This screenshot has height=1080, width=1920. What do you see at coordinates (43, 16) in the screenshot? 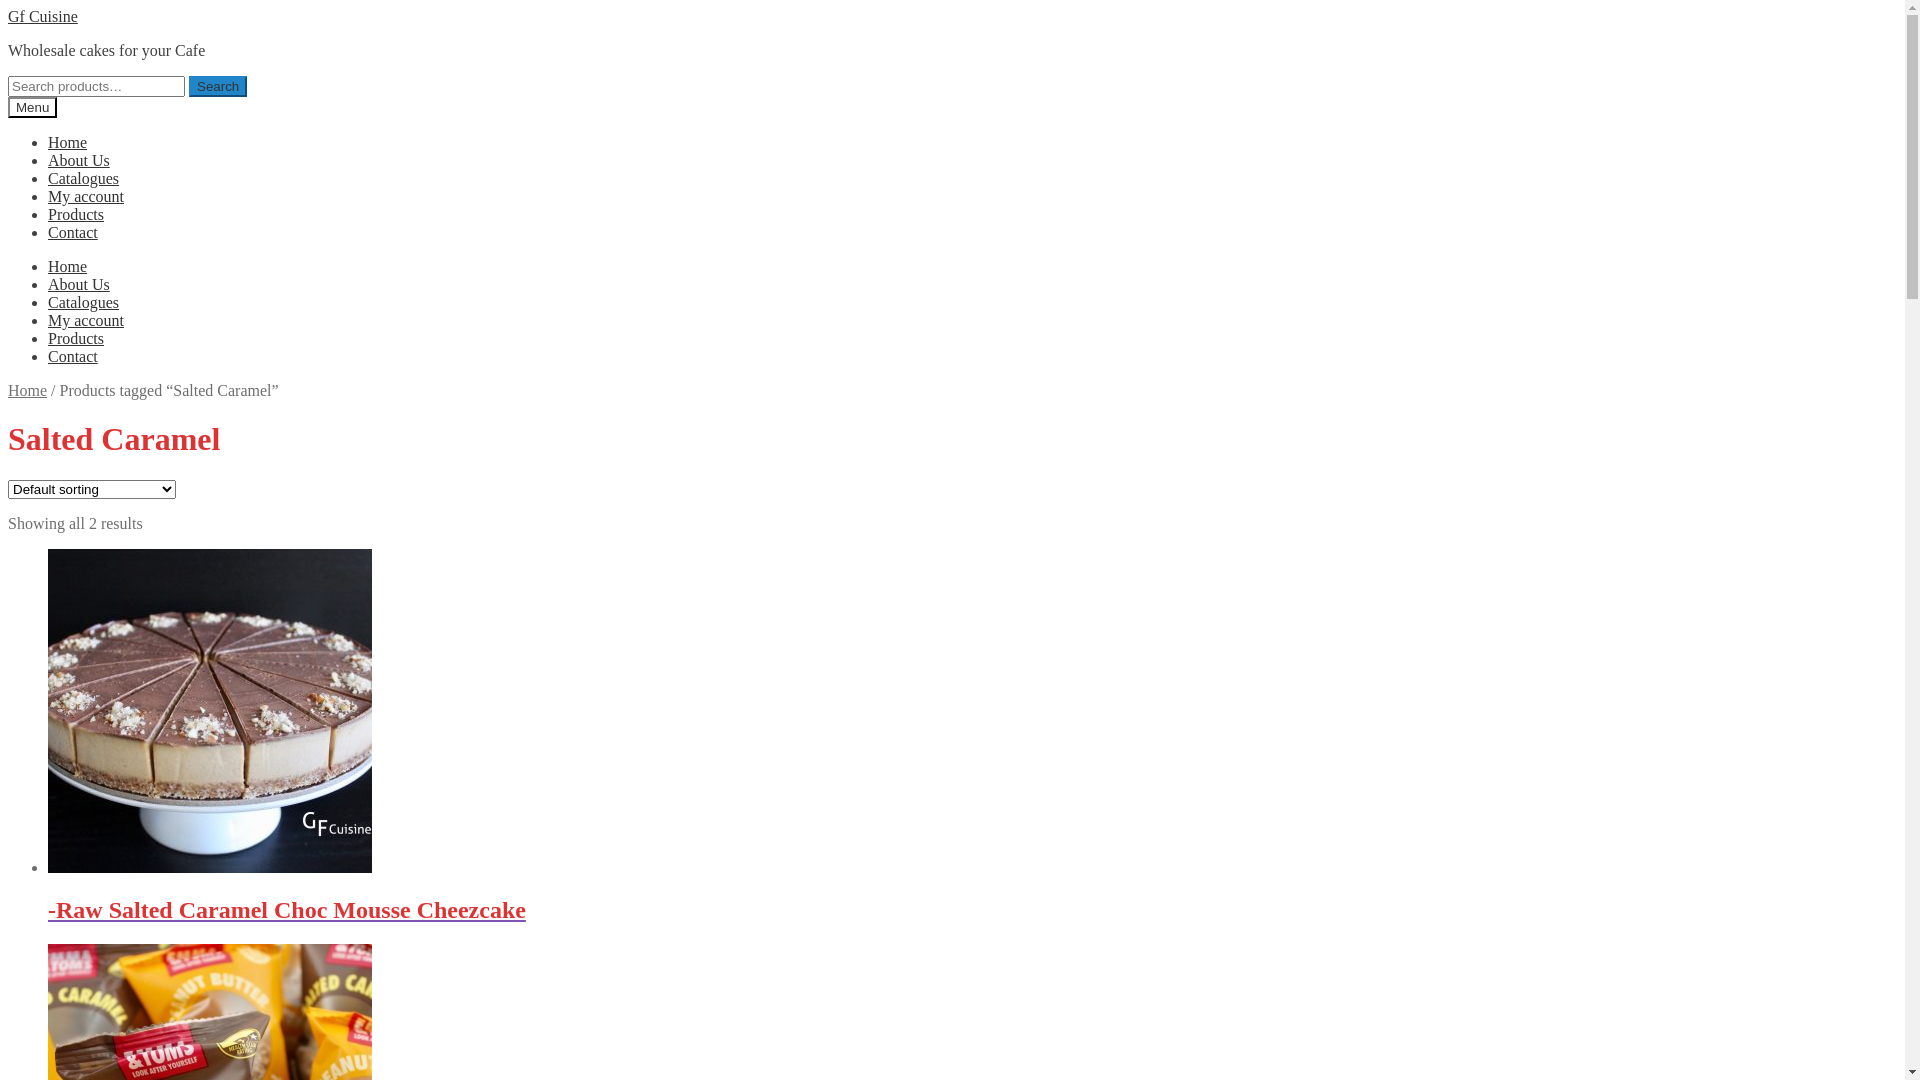
I see `'Gf Cuisine'` at bounding box center [43, 16].